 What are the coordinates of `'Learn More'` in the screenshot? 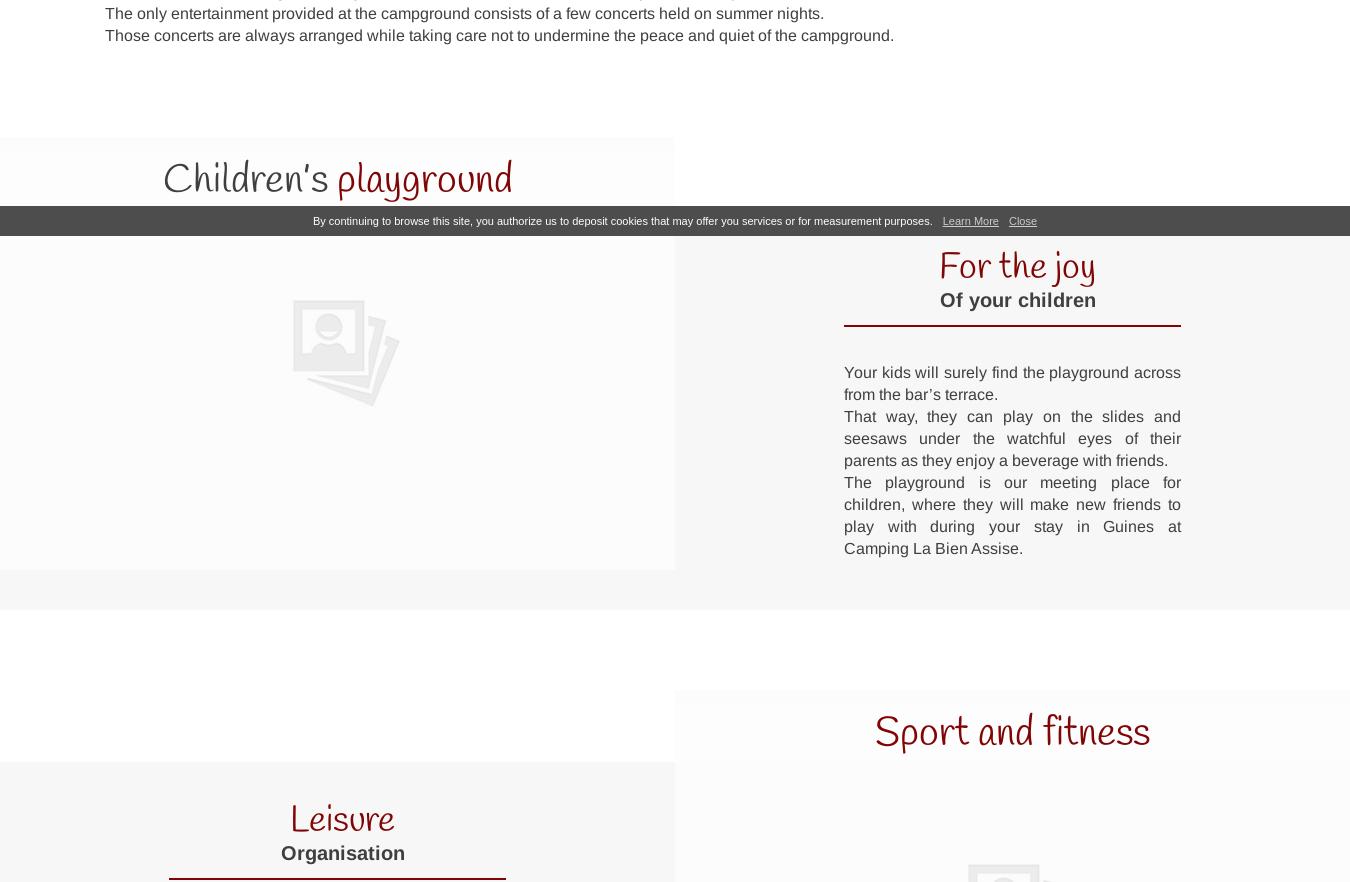 It's located at (941, 220).